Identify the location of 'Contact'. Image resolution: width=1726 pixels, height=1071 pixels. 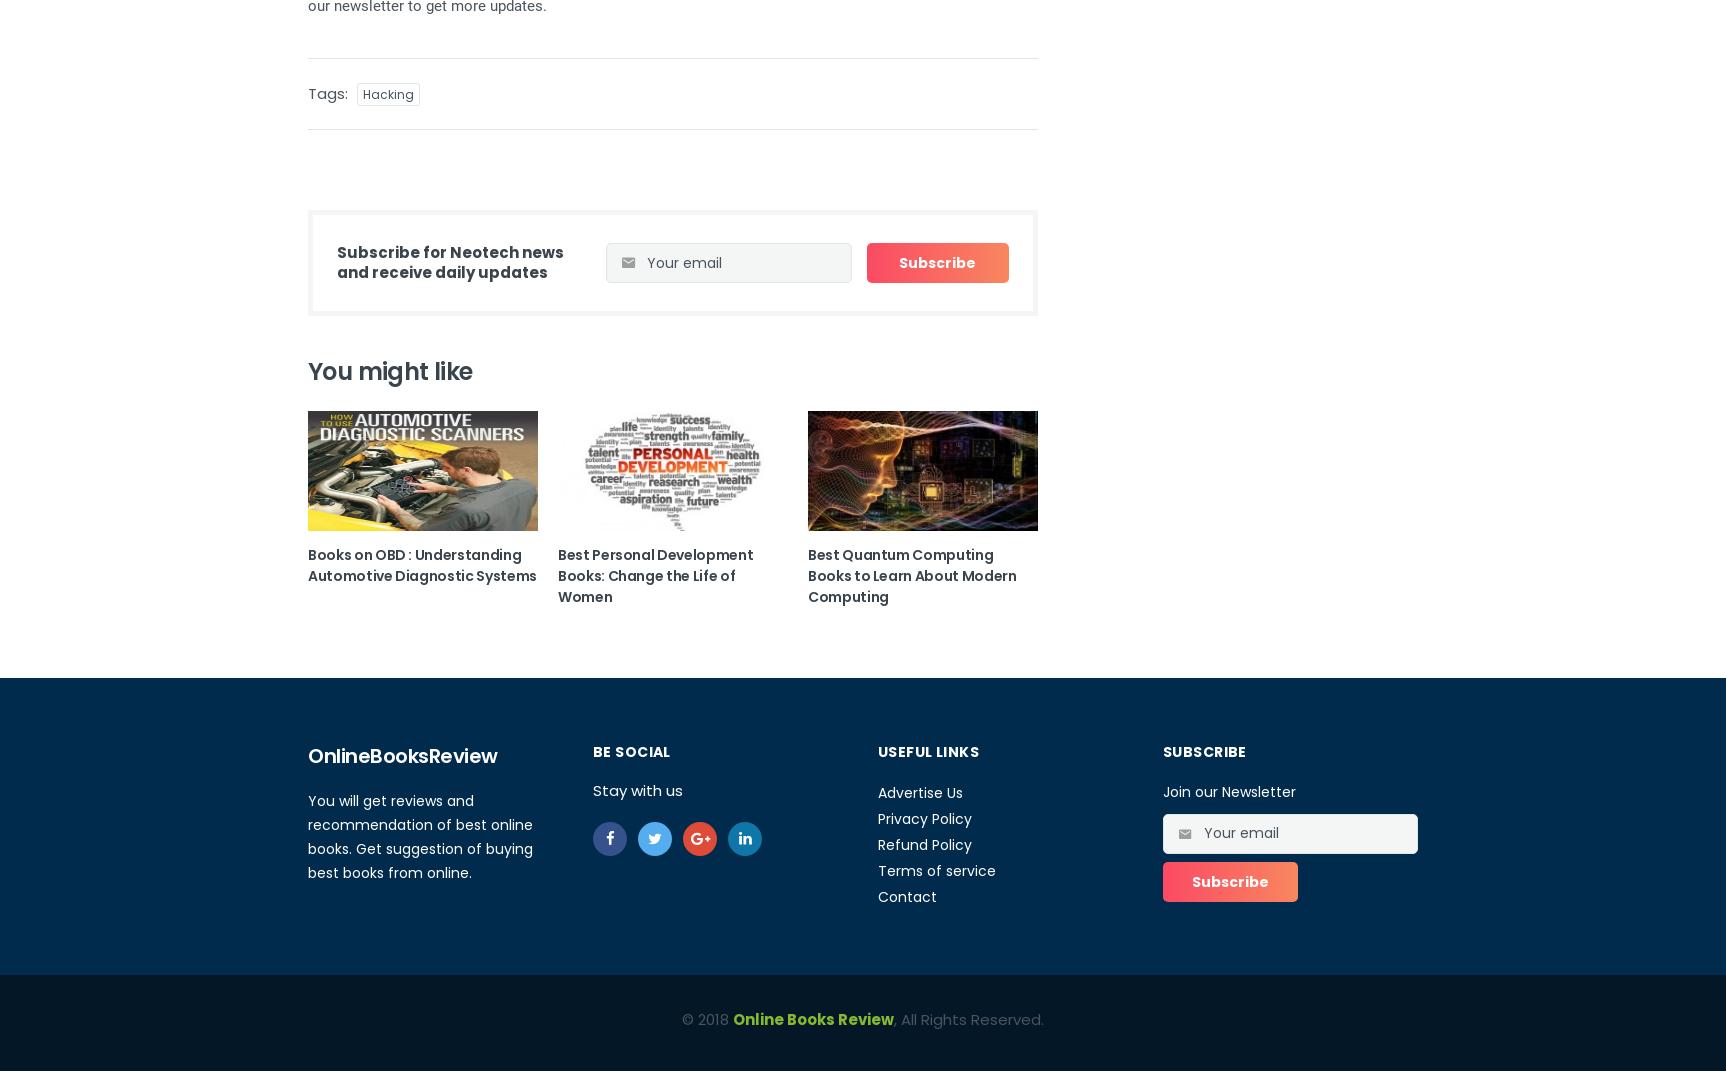
(878, 895).